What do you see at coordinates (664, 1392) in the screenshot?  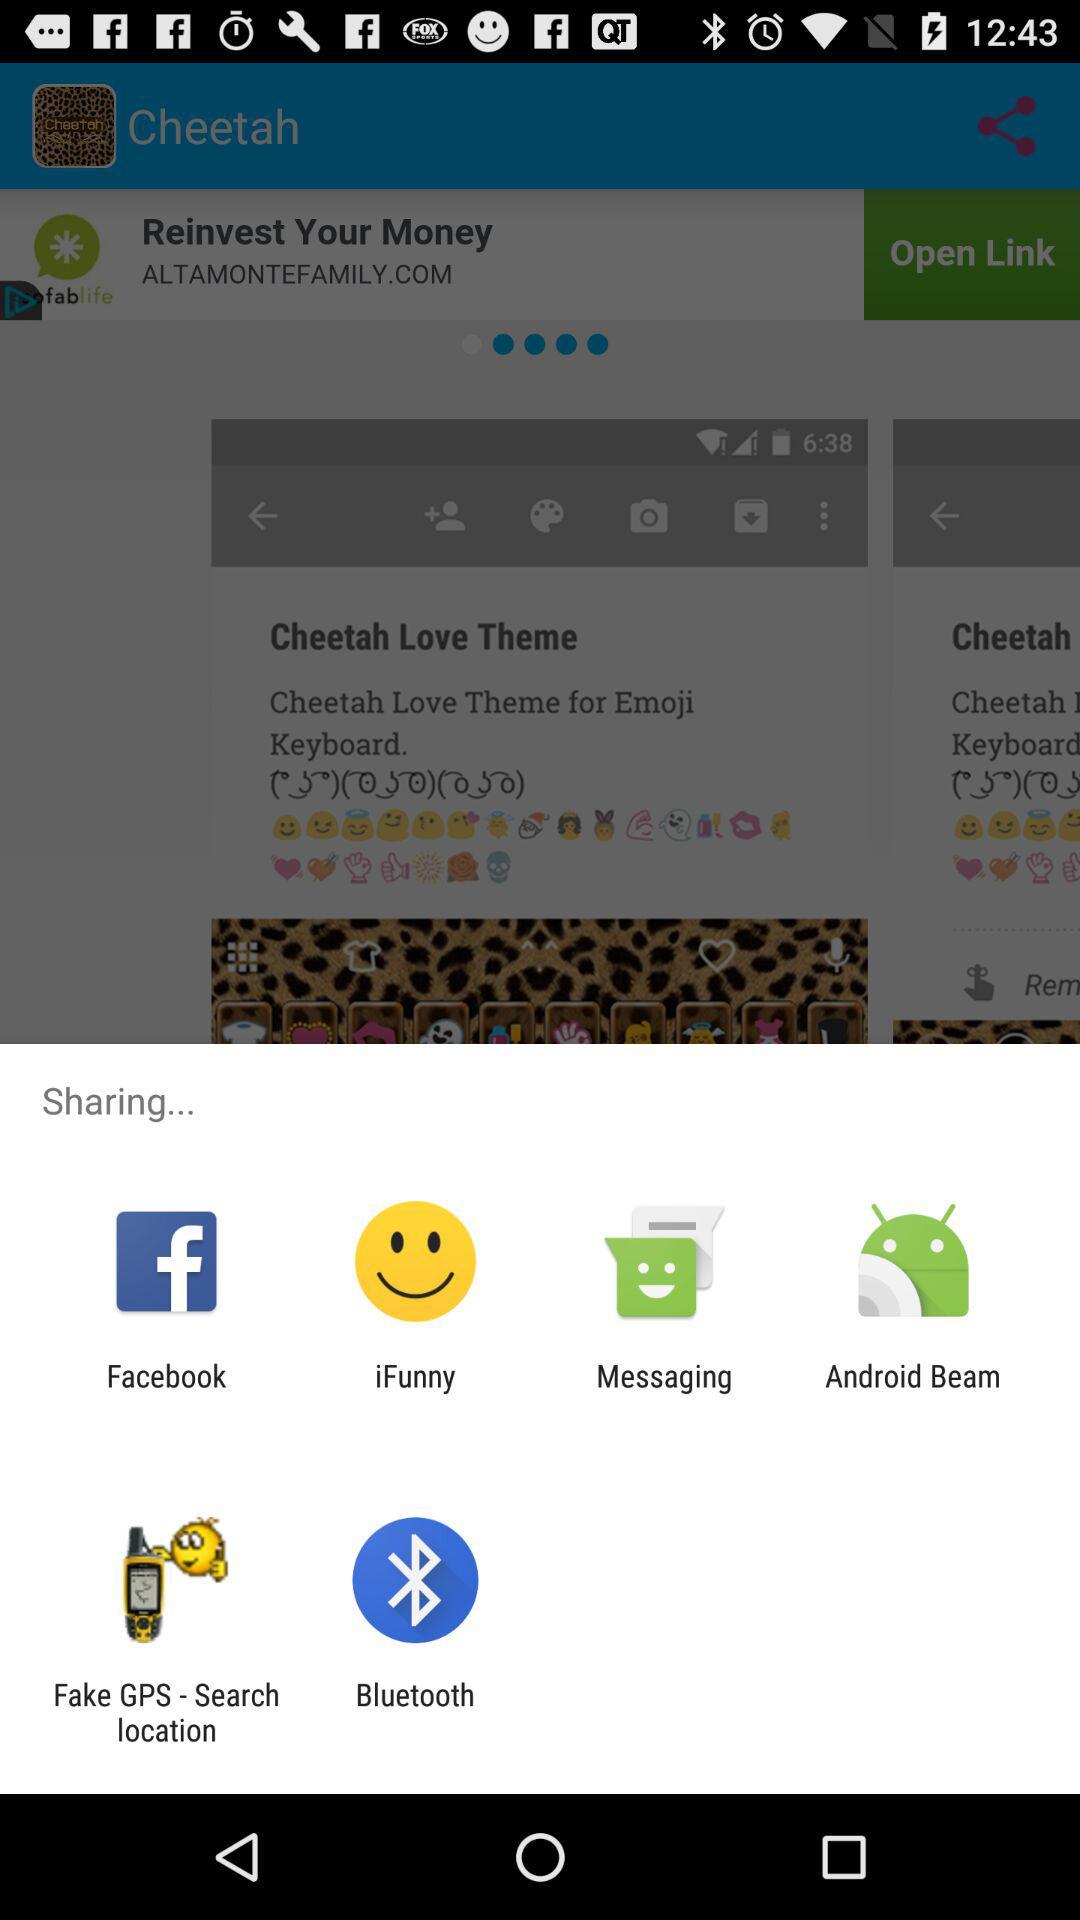 I see `the messaging` at bounding box center [664, 1392].